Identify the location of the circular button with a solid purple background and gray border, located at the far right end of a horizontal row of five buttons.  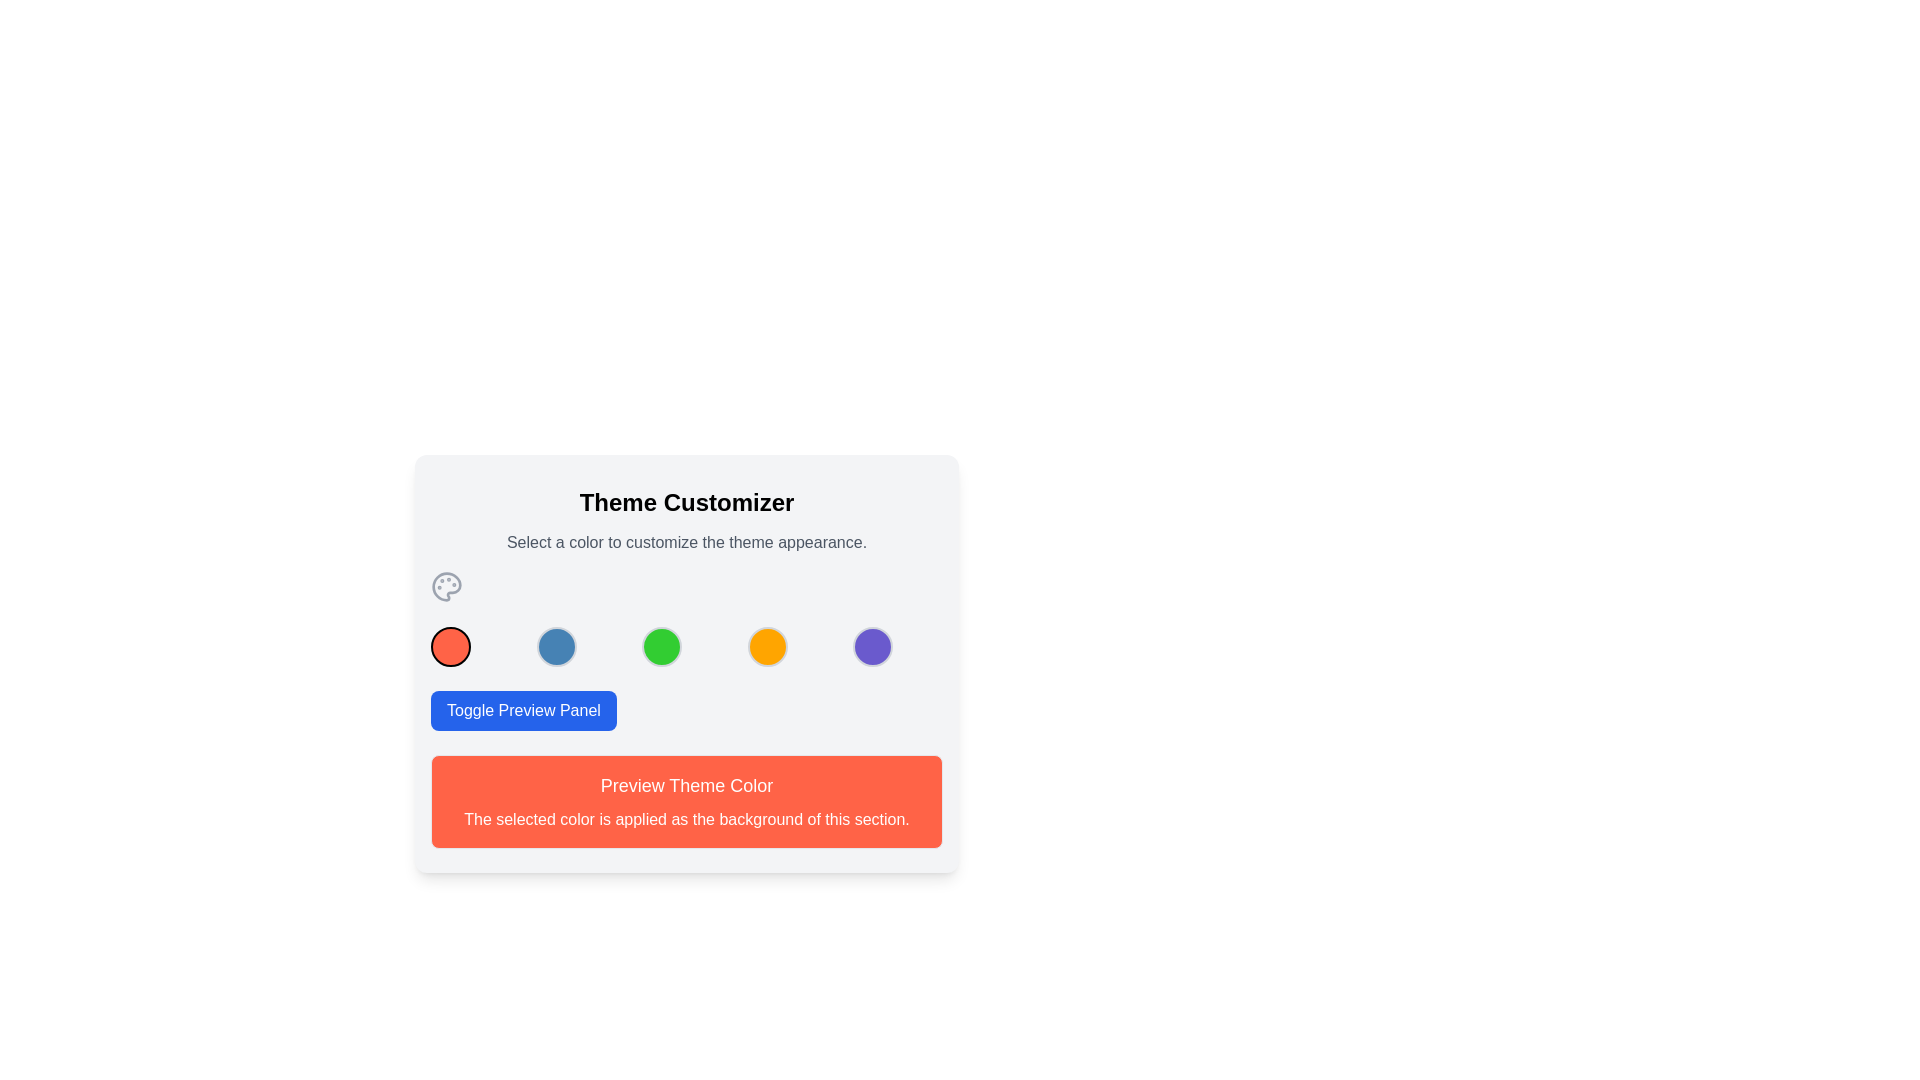
(873, 647).